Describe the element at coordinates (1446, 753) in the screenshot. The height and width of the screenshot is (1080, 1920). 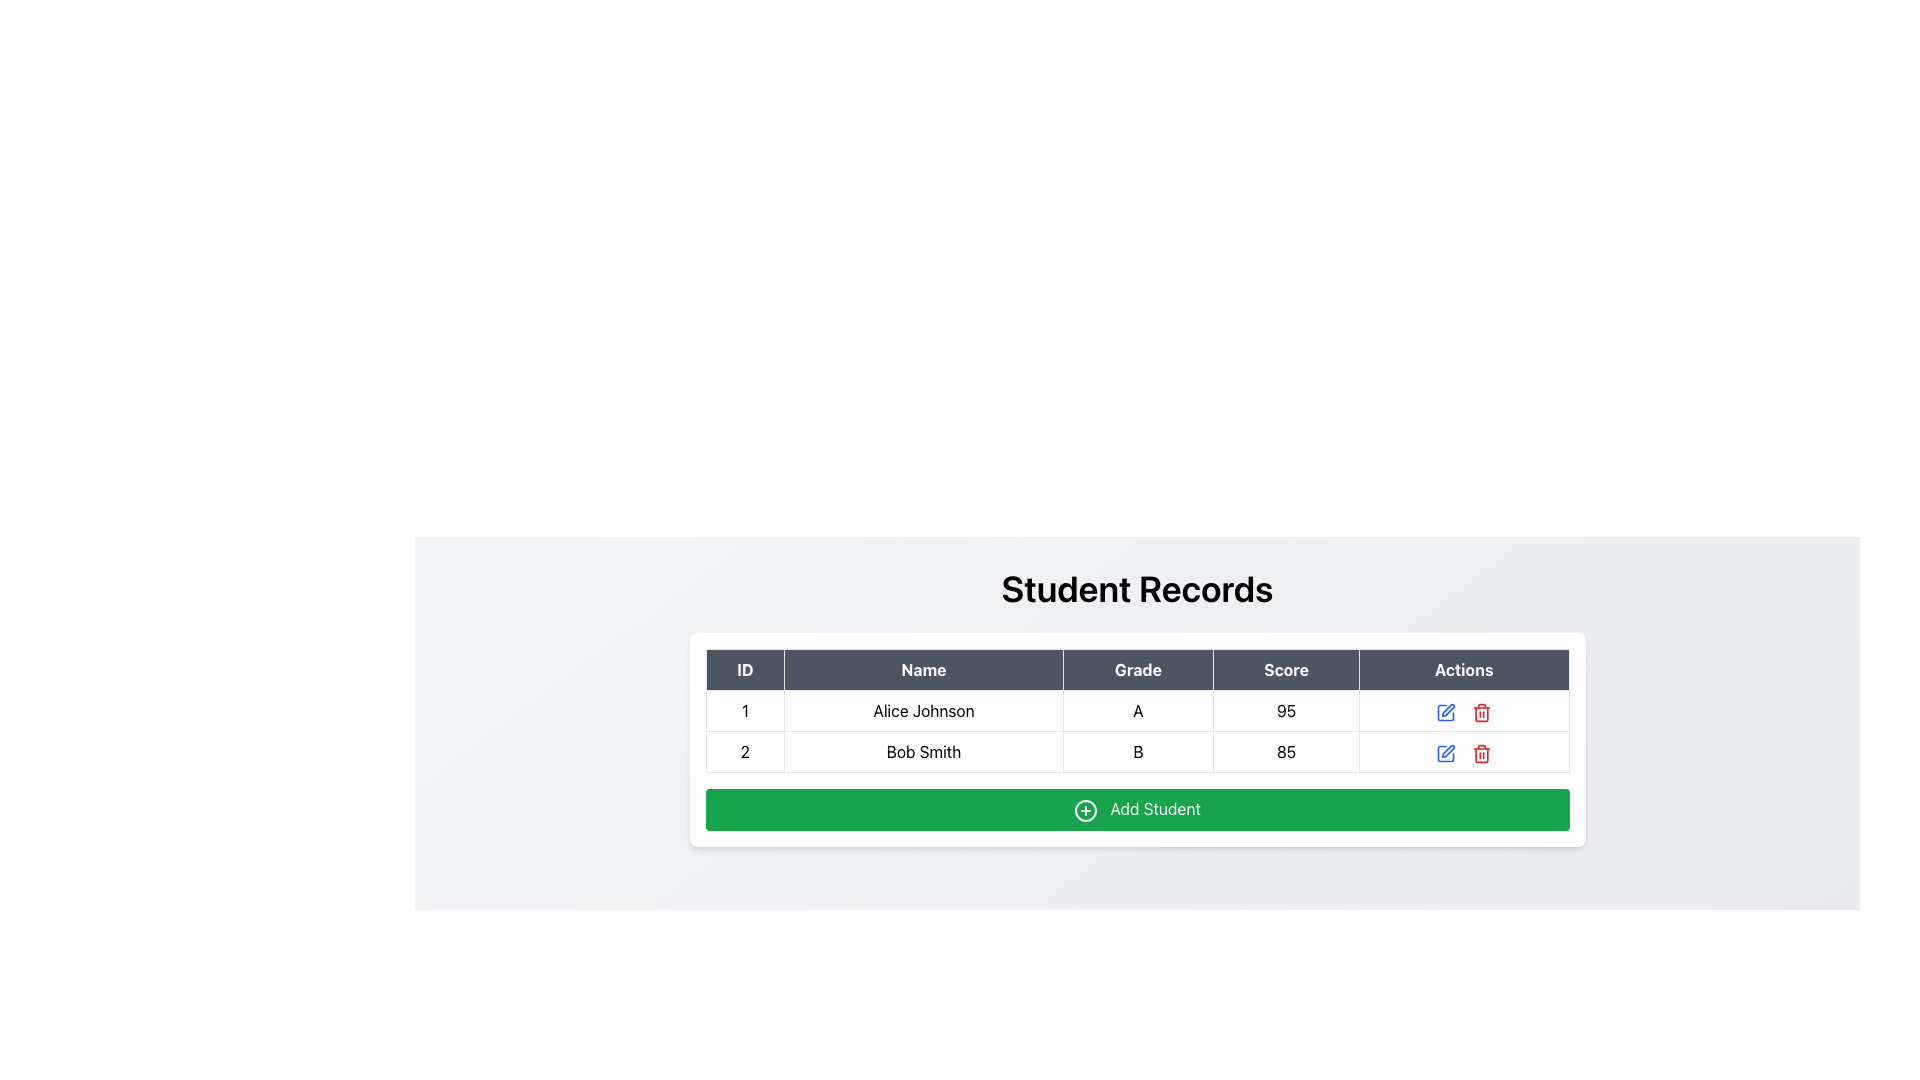
I see `the edit icon in the actions column of the second row in the Student Records section` at that location.